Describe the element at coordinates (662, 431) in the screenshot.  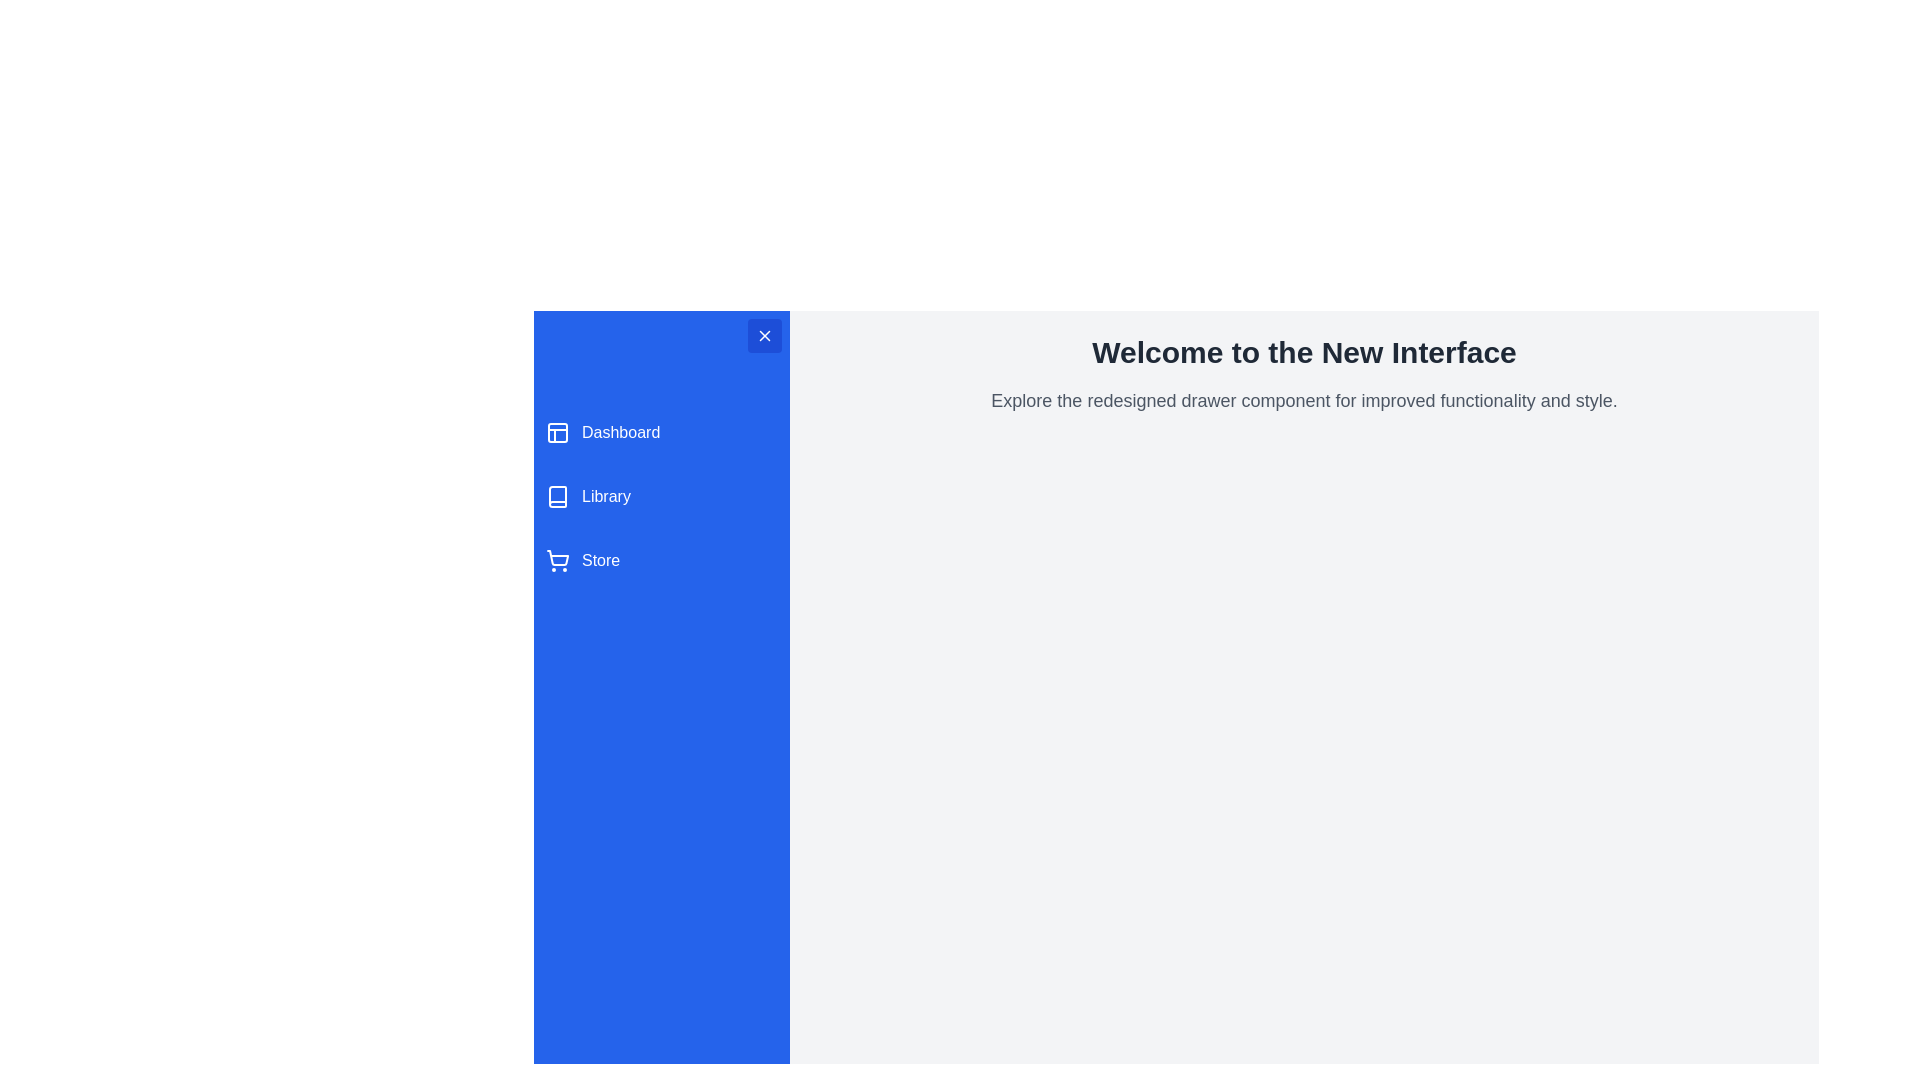
I see `the navigational button with a blue background labeled 'Dashboard' located in the left sidebar near the top` at that location.